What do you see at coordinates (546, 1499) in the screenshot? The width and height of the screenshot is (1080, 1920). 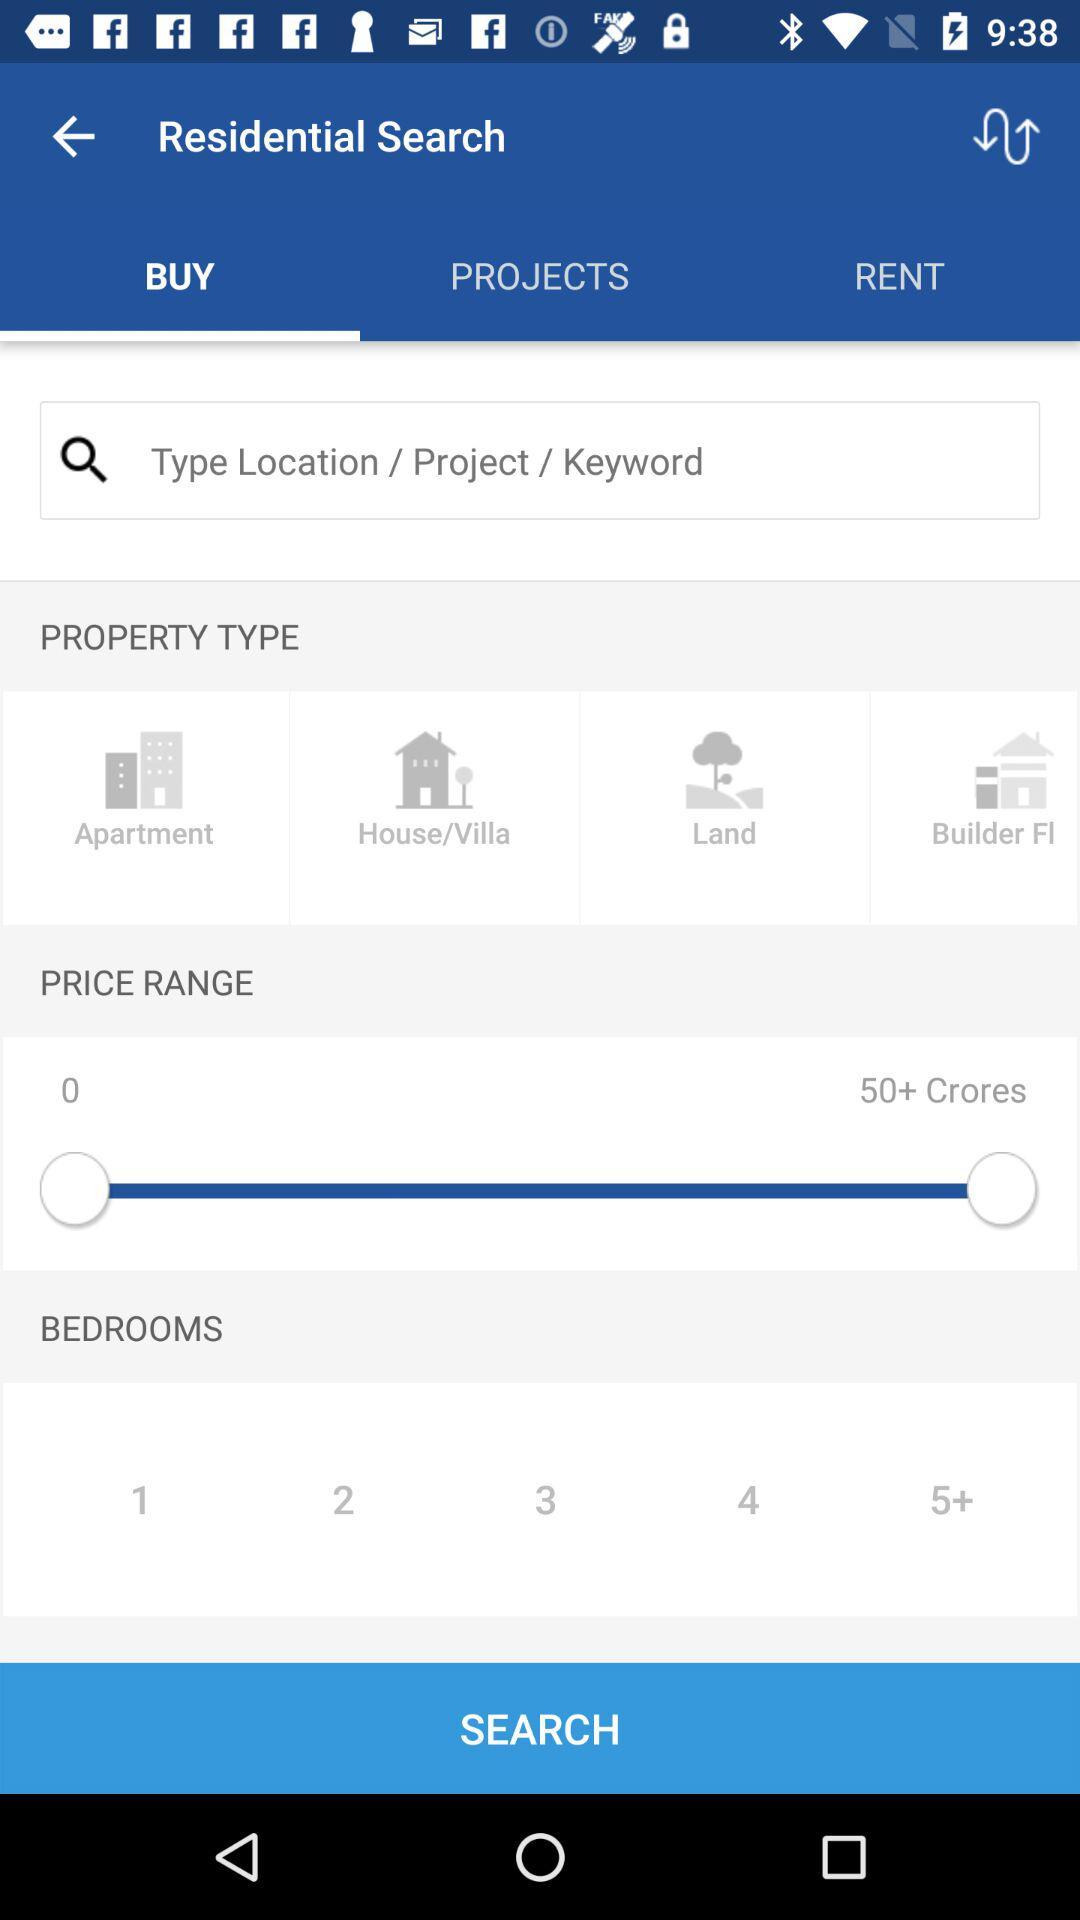 I see `3` at bounding box center [546, 1499].